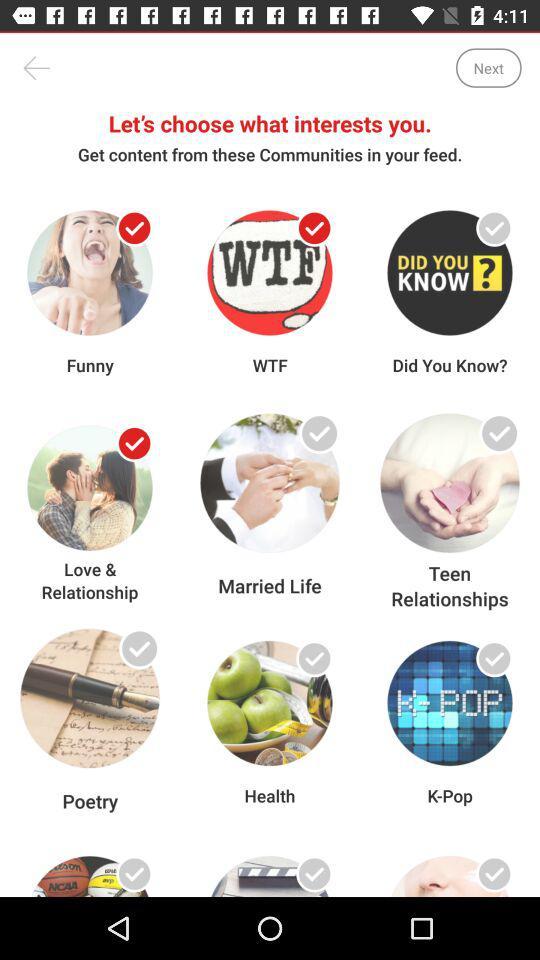  Describe the element at coordinates (134, 443) in the screenshot. I see `select` at that location.